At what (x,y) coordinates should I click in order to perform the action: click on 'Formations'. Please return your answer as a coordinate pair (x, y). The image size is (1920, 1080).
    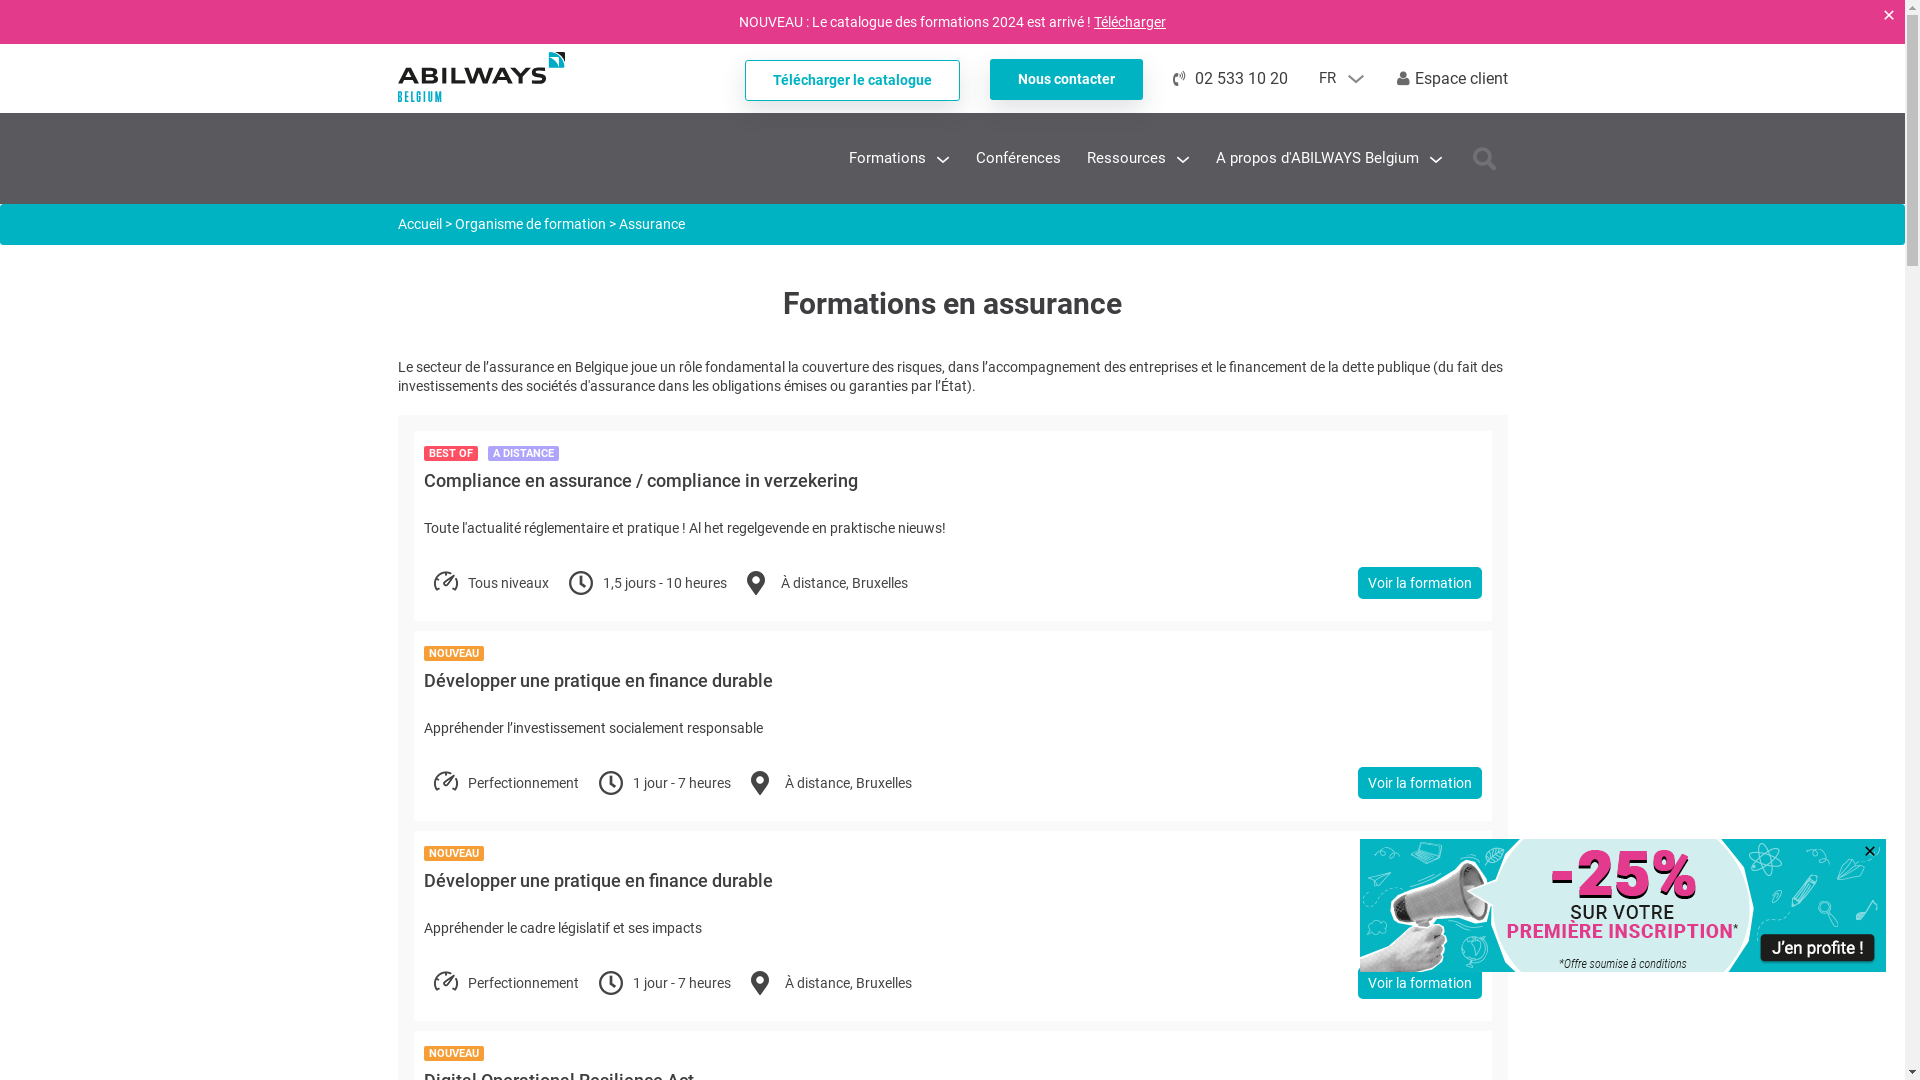
    Looking at the image, I should click on (885, 157).